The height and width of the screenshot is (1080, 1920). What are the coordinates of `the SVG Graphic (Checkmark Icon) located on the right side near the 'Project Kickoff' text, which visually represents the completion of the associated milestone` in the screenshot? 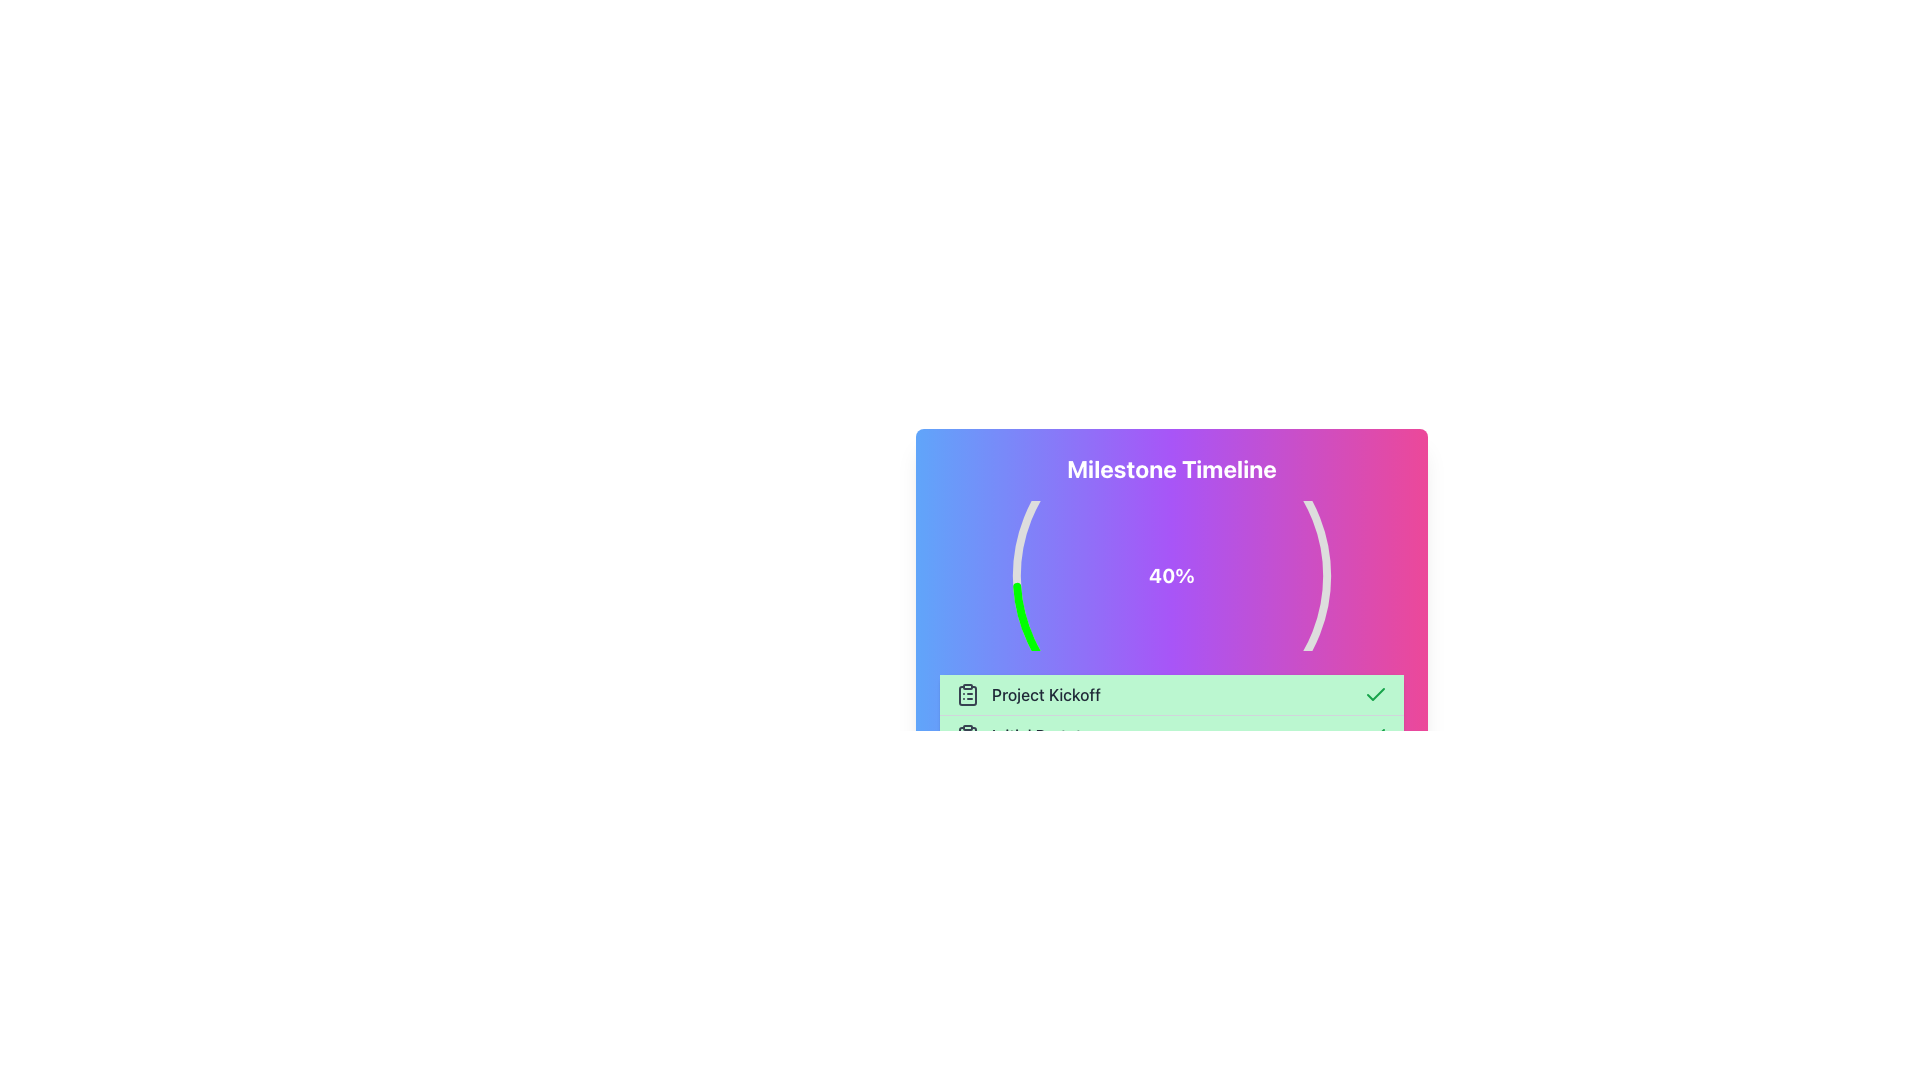 It's located at (1375, 735).